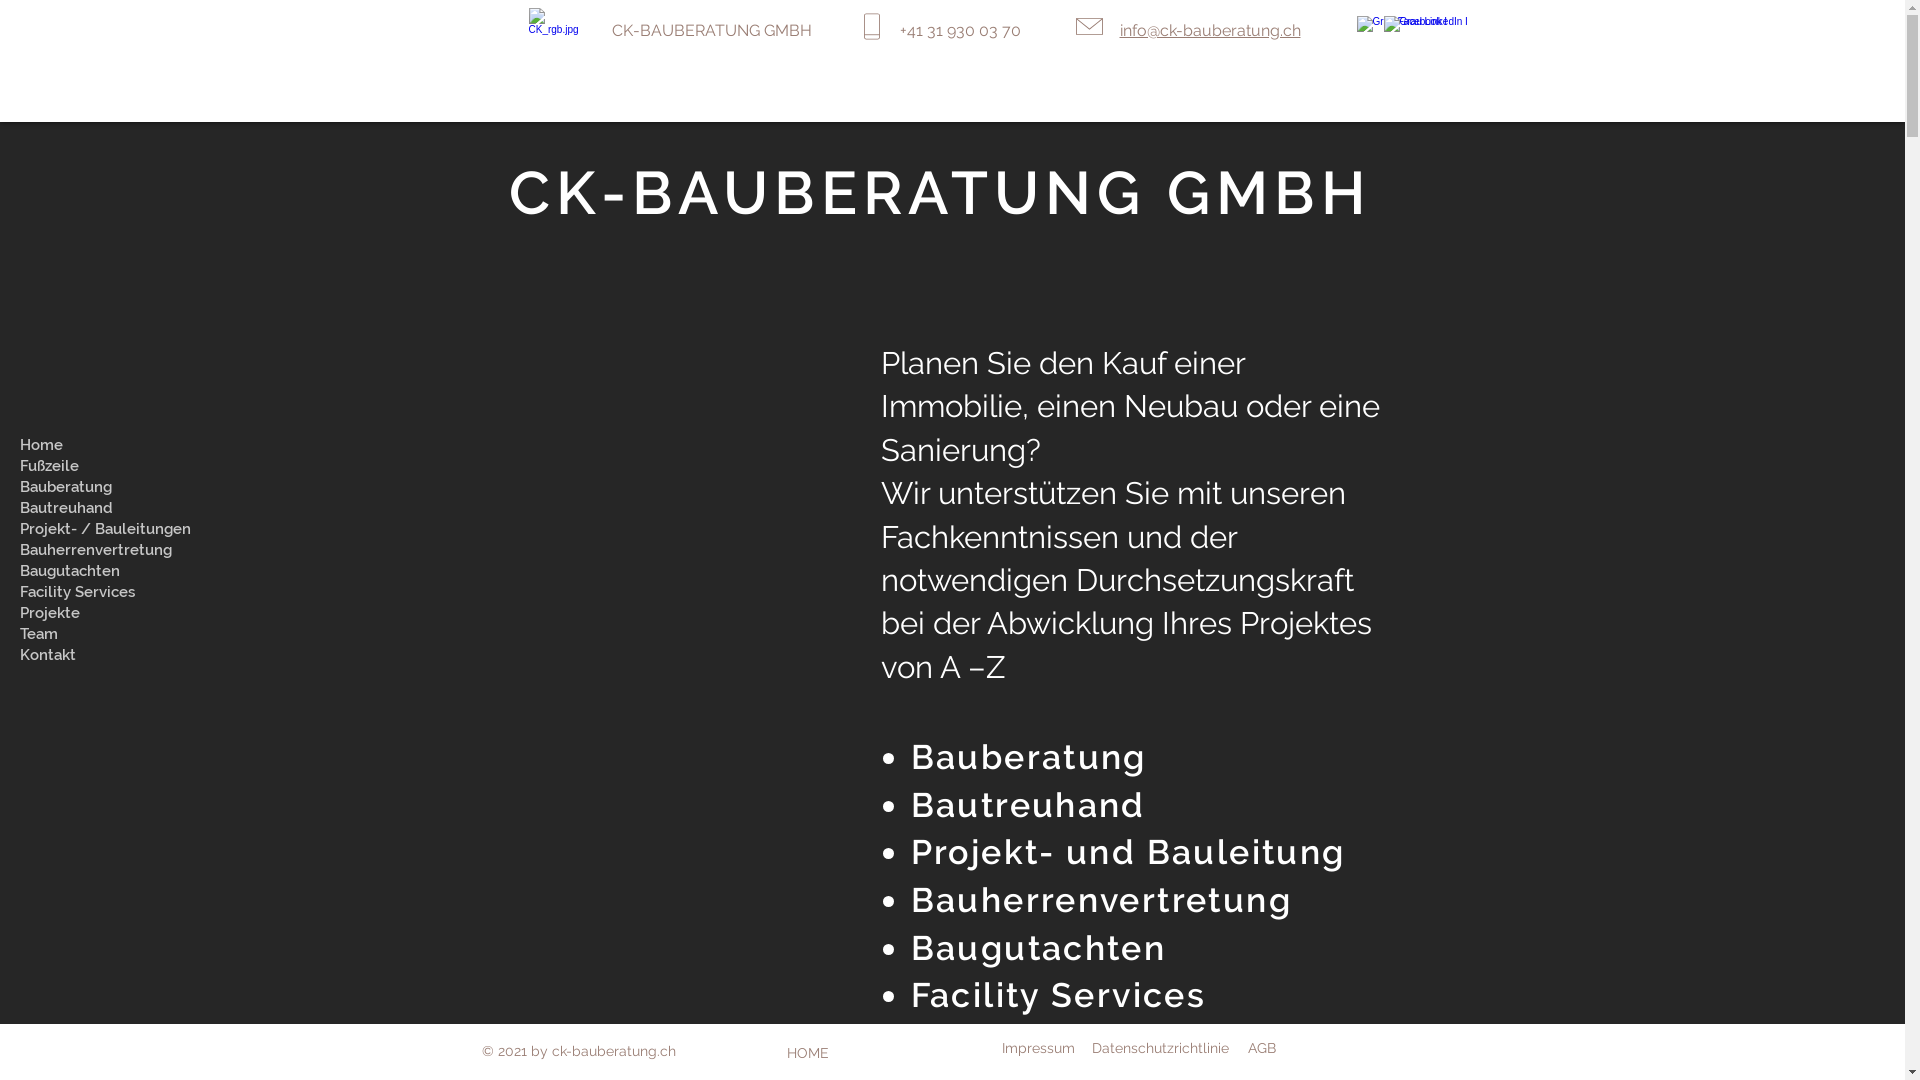  I want to click on 'Bauherrenvertretung', so click(1100, 898).